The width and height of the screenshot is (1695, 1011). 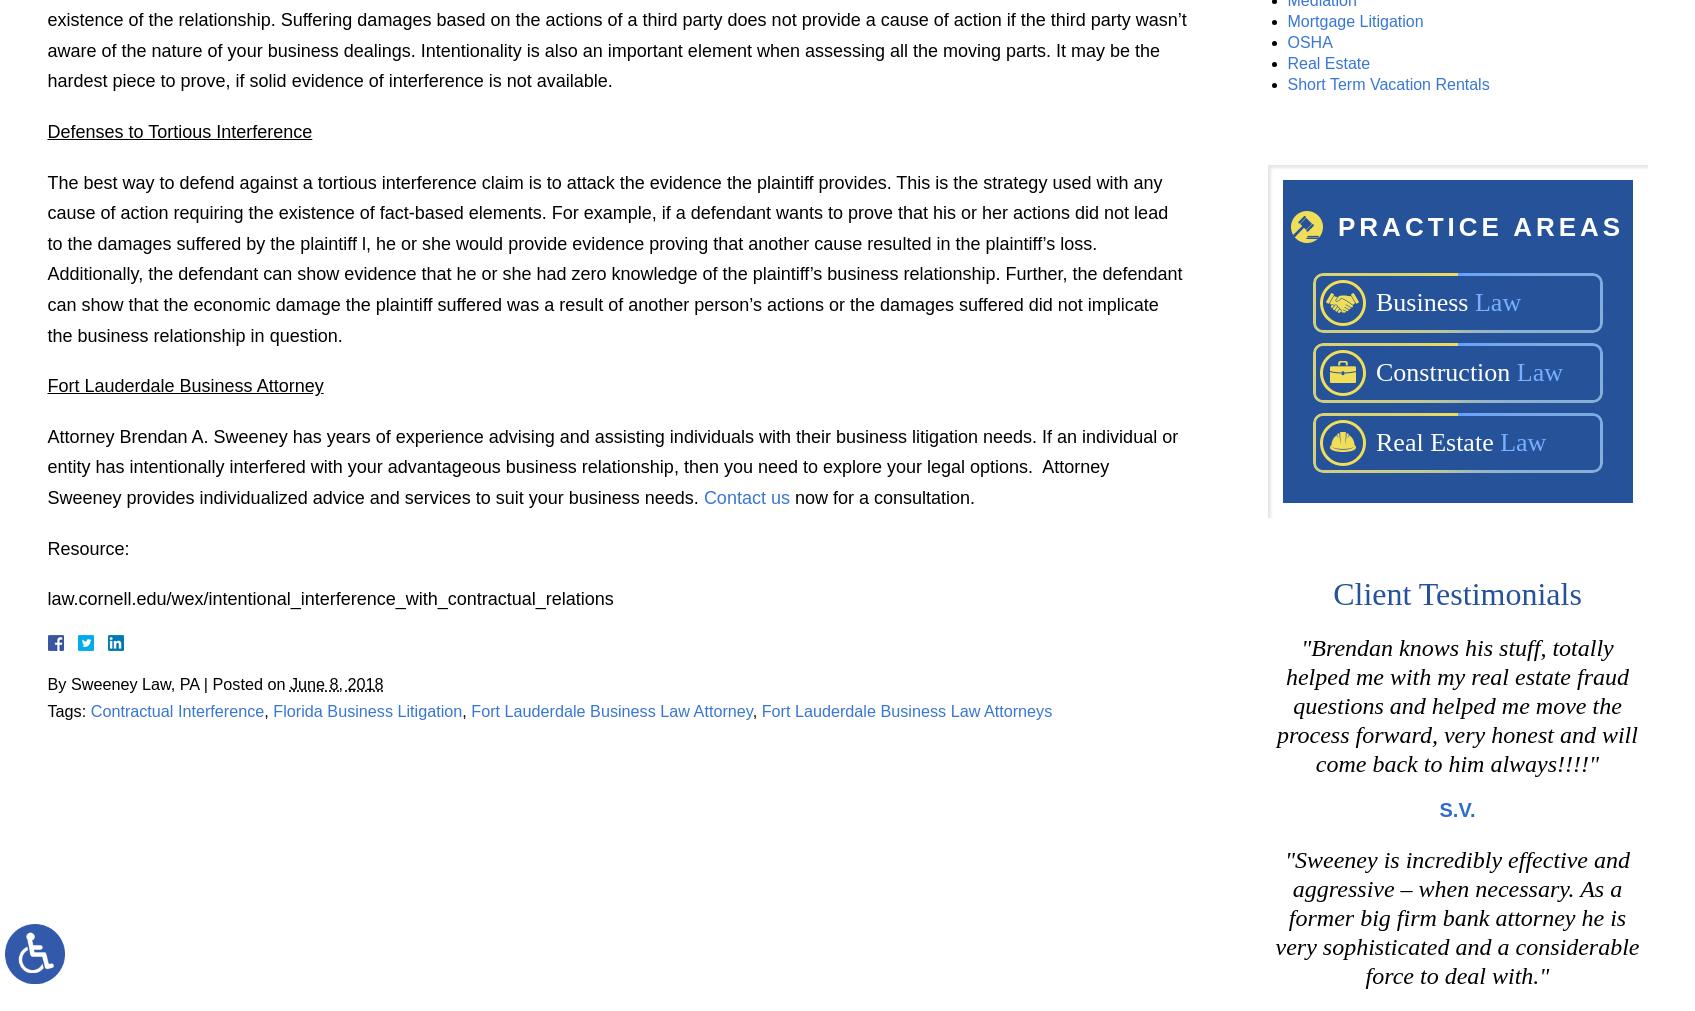 I want to click on 'June 8, 2018', so click(x=334, y=682).